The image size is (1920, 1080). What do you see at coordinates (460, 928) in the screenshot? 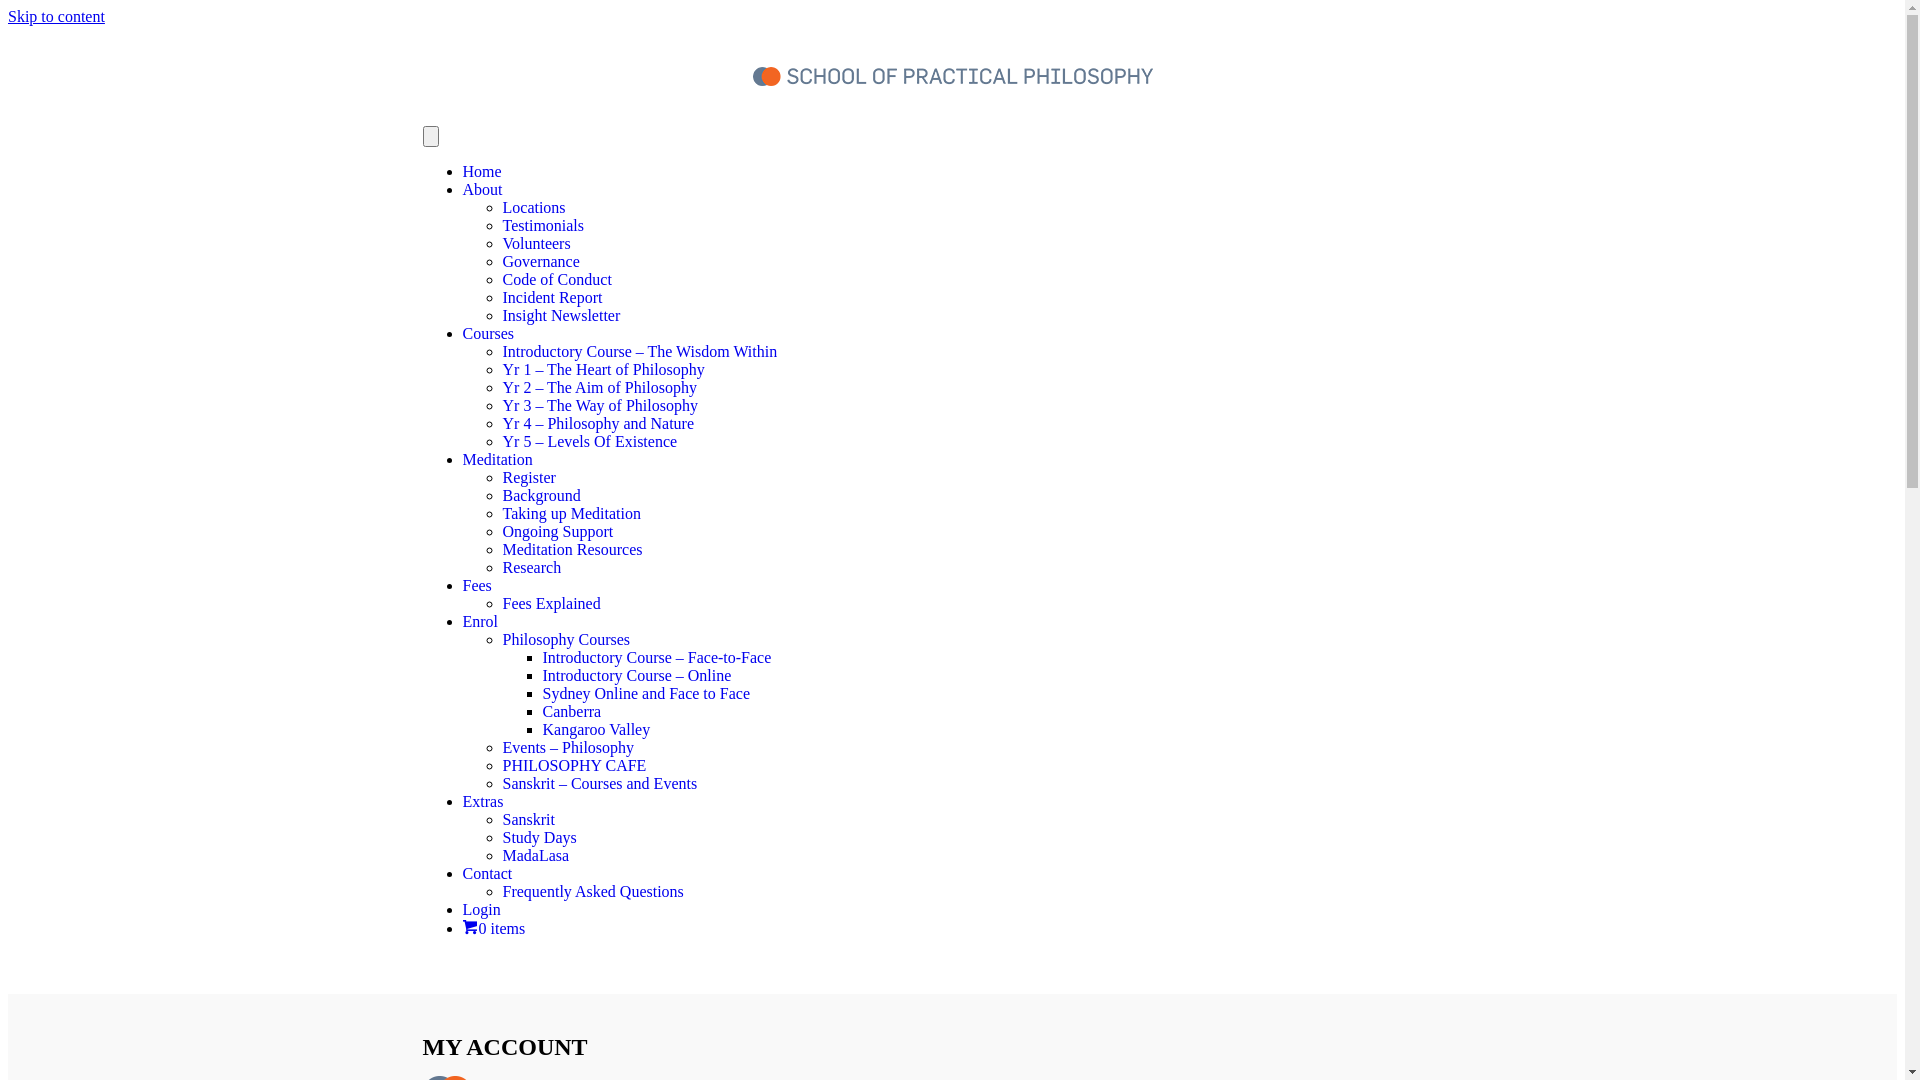
I see `'0 items'` at bounding box center [460, 928].